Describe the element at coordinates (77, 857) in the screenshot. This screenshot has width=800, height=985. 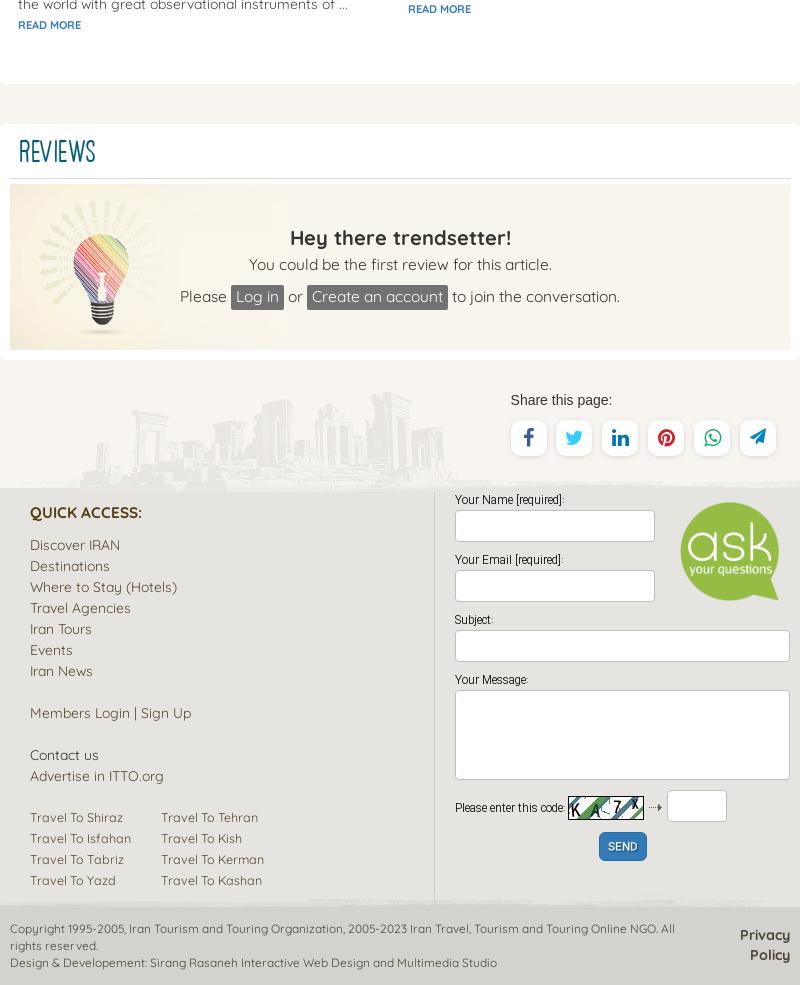
I see `'Travel To Tabriz'` at that location.